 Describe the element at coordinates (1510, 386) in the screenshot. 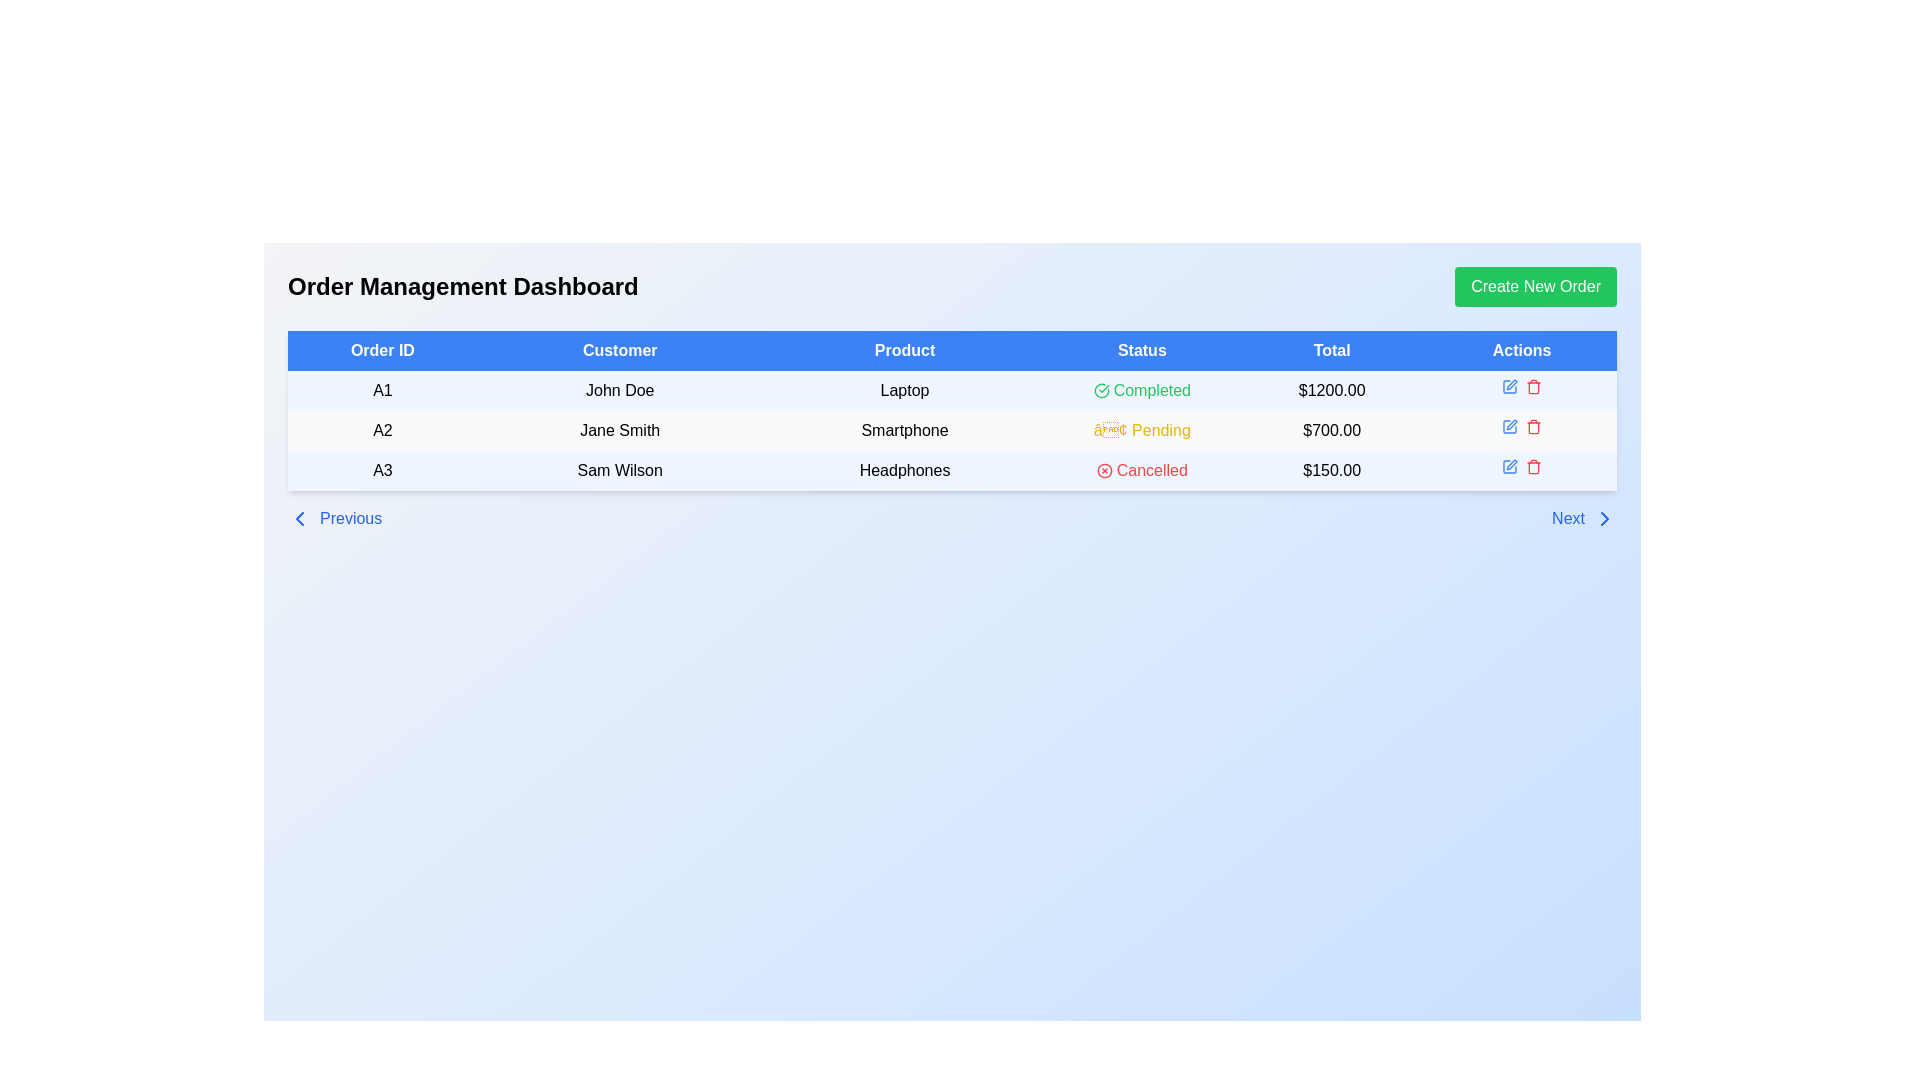

I see `the blue pen icon in the 'Actions' column of the first row` at that location.